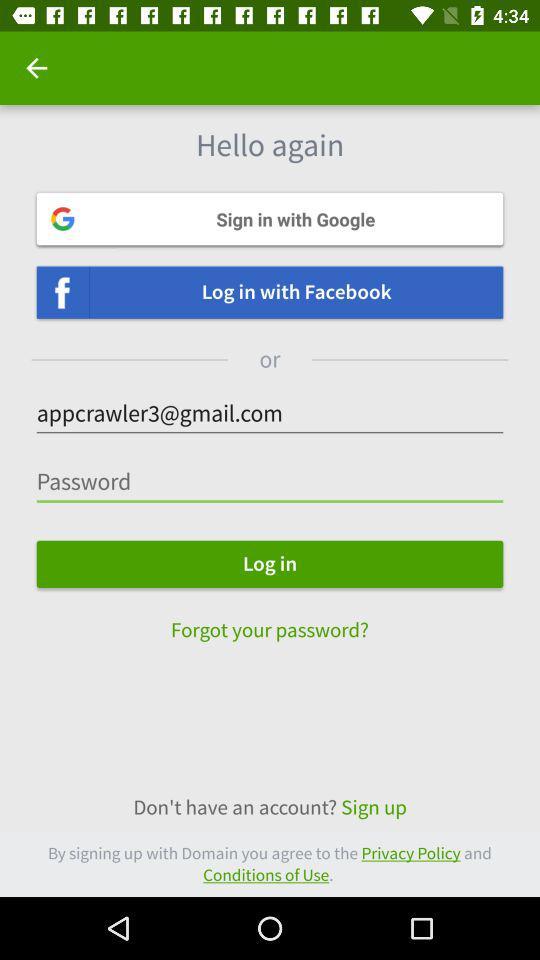 Image resolution: width=540 pixels, height=960 pixels. What do you see at coordinates (270, 863) in the screenshot?
I see `the by signing up icon` at bounding box center [270, 863].